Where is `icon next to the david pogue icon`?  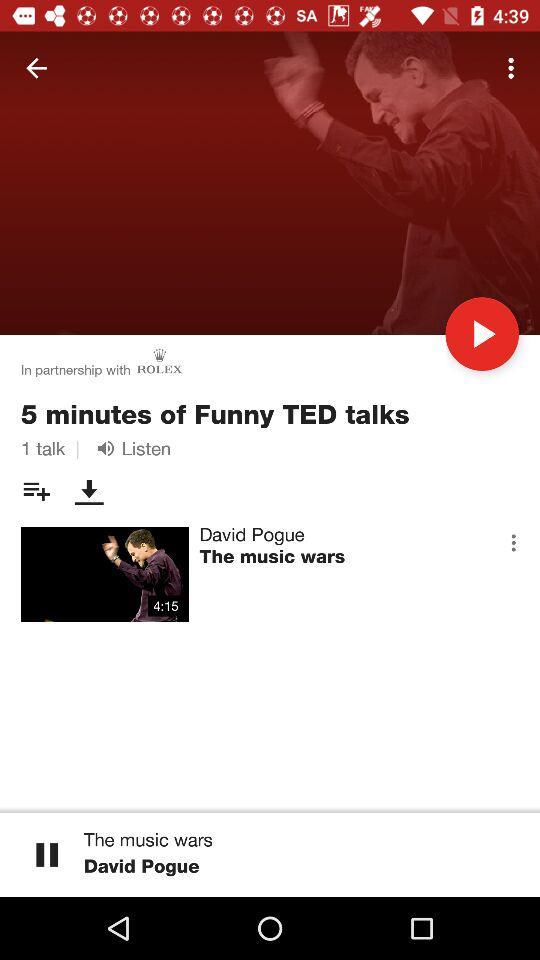
icon next to the david pogue icon is located at coordinates (513, 542).